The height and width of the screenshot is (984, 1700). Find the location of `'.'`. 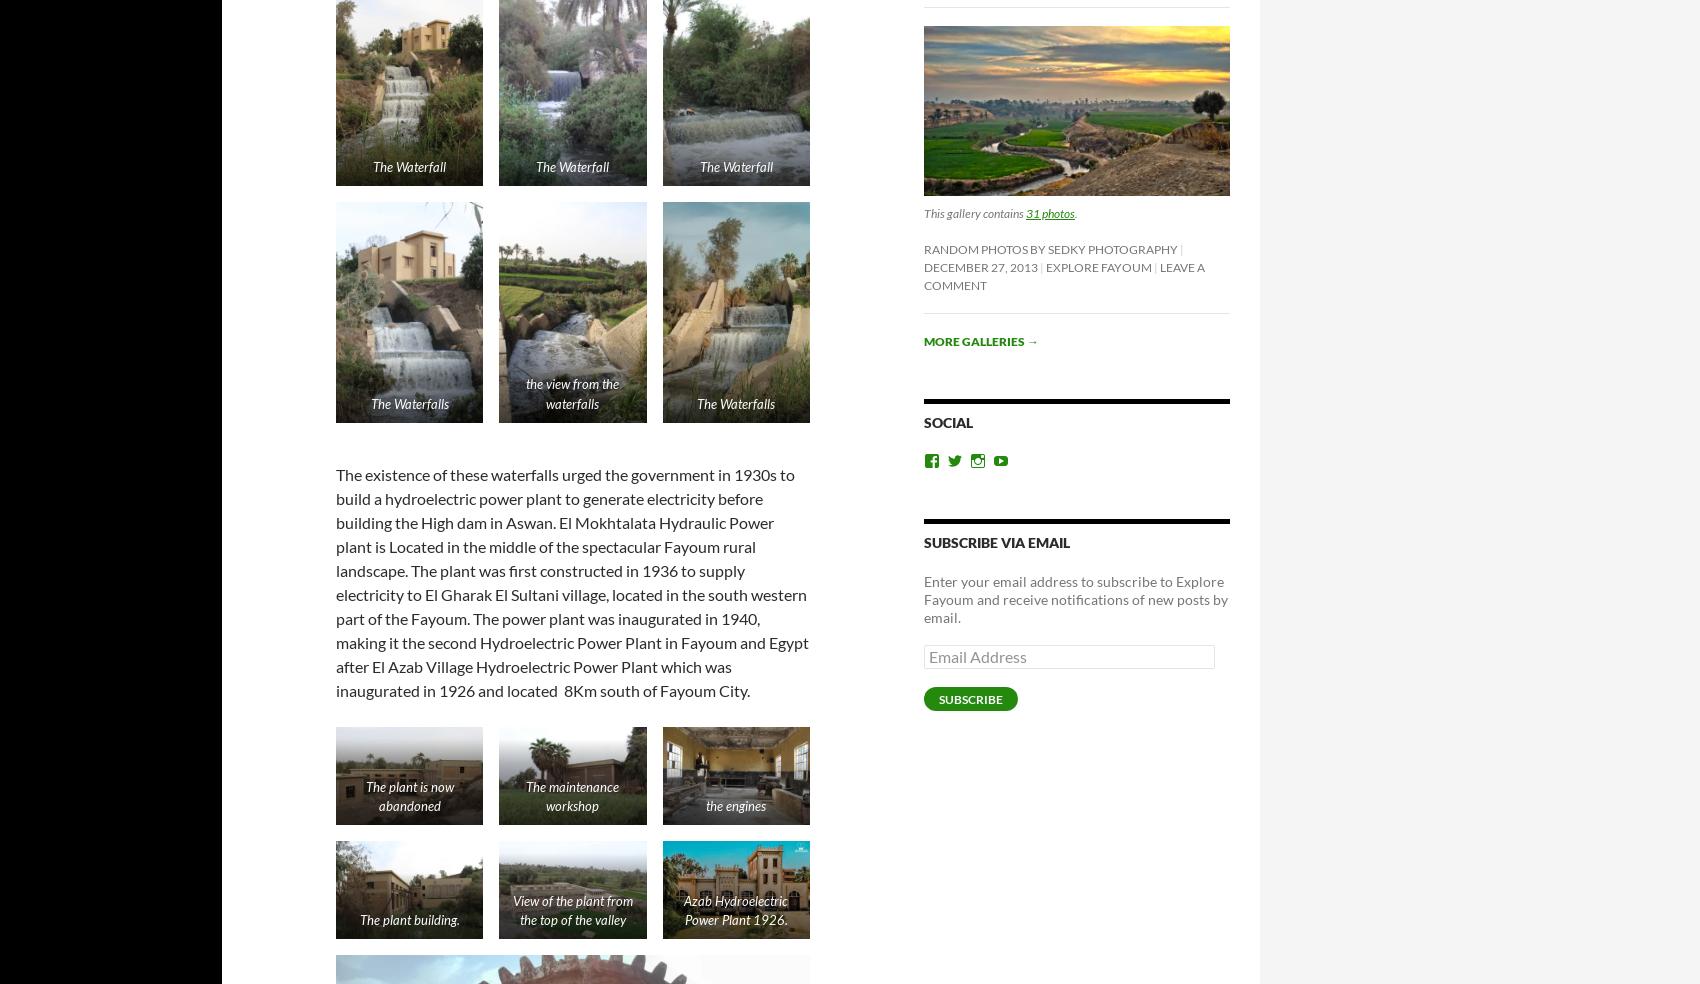

'.' is located at coordinates (1076, 212).